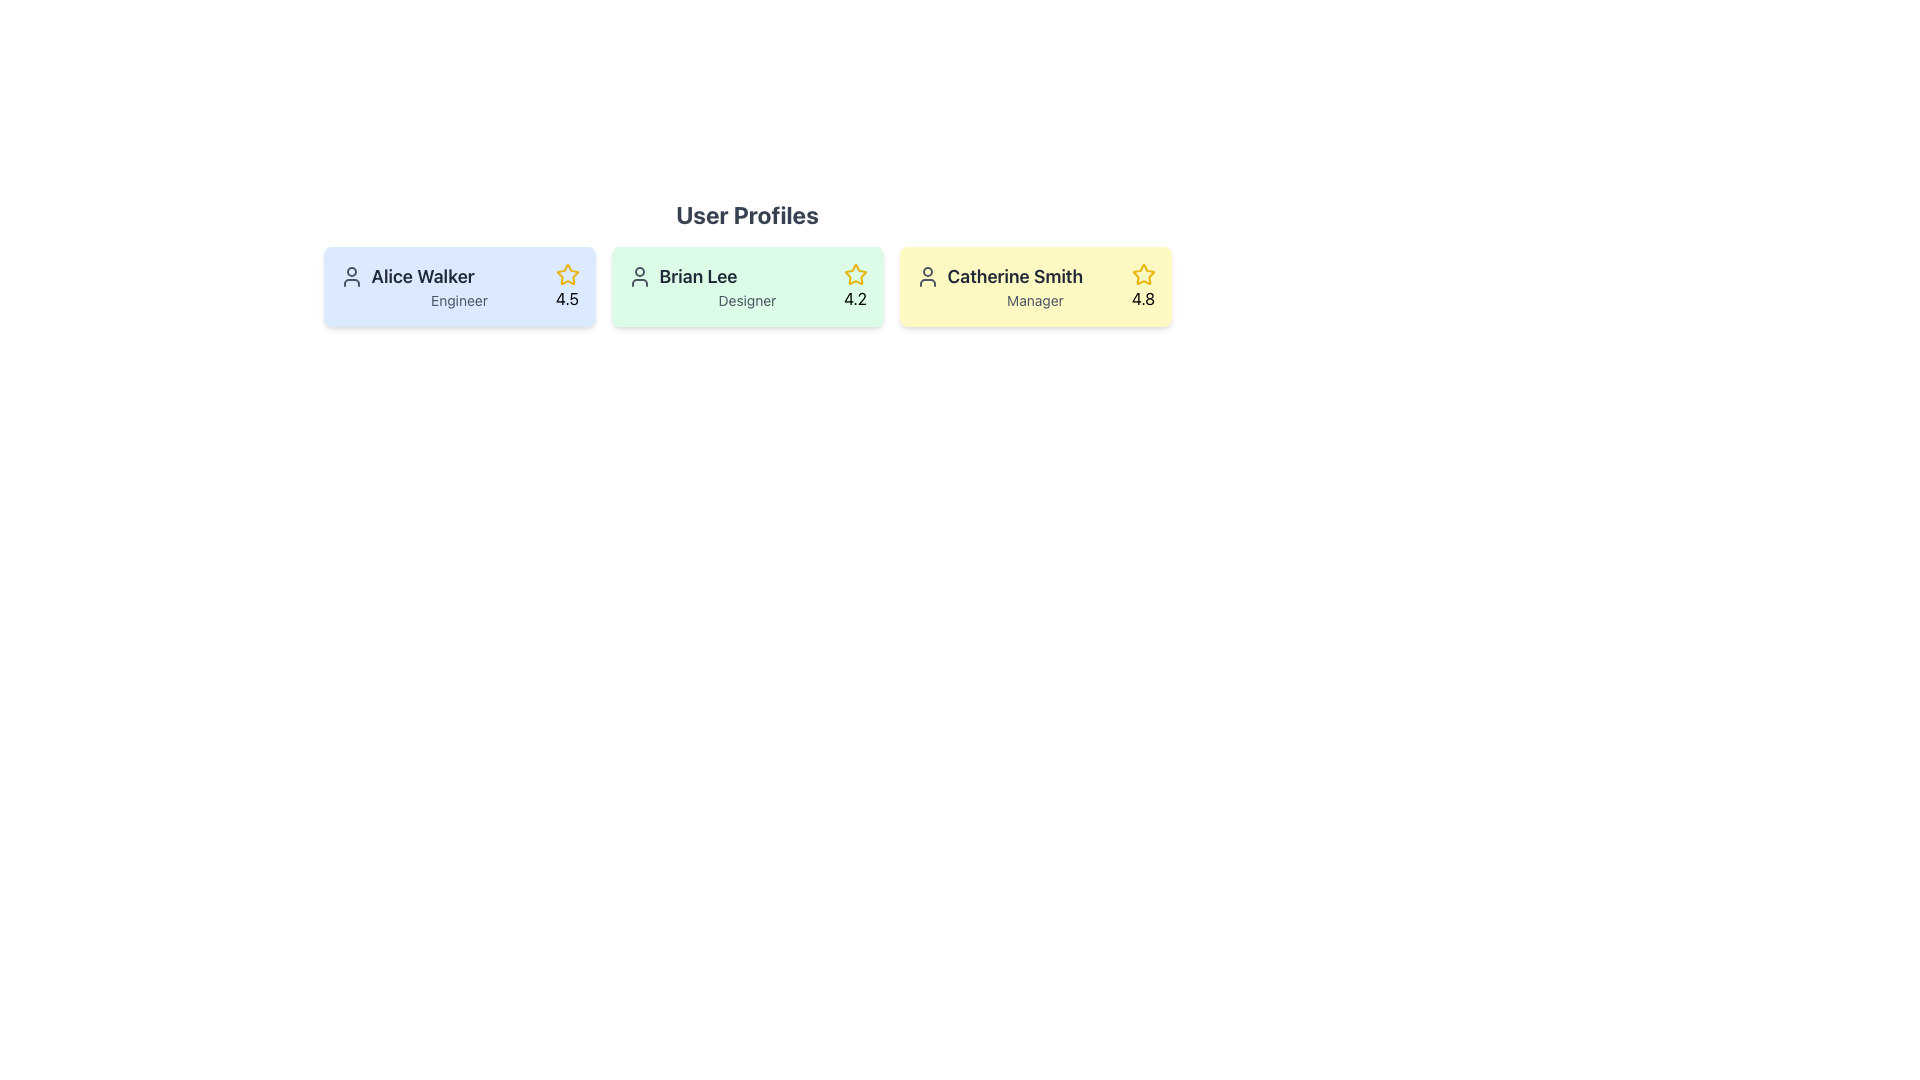 This screenshot has width=1920, height=1080. What do you see at coordinates (926, 277) in the screenshot?
I see `the user silhouette icon, which is positioned to the far left within the yellow box containing 'Catherine Smith Manager' and is left-aligned with the text 'Catherine Smith'` at bounding box center [926, 277].